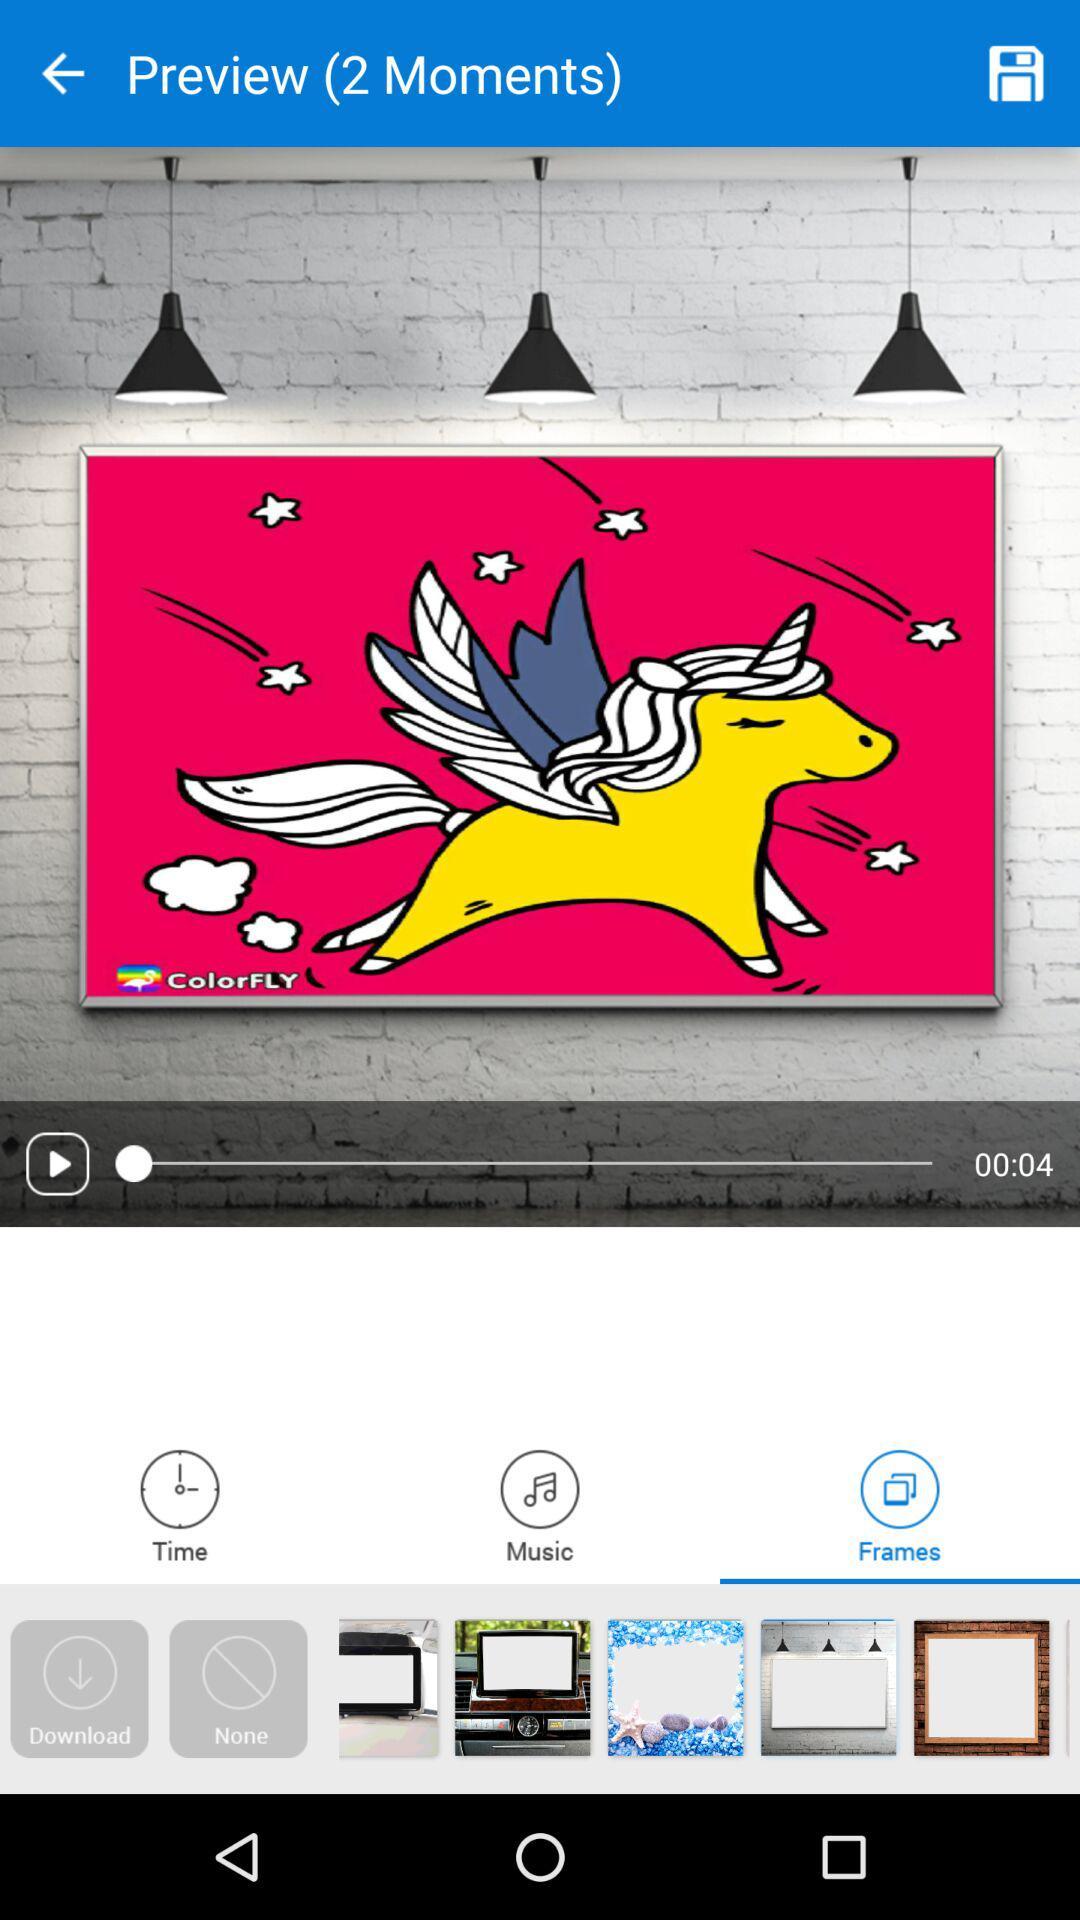 The height and width of the screenshot is (1920, 1080). What do you see at coordinates (237, 1688) in the screenshot?
I see `the blinkung box with picture means you dont want any feature photo in your video` at bounding box center [237, 1688].